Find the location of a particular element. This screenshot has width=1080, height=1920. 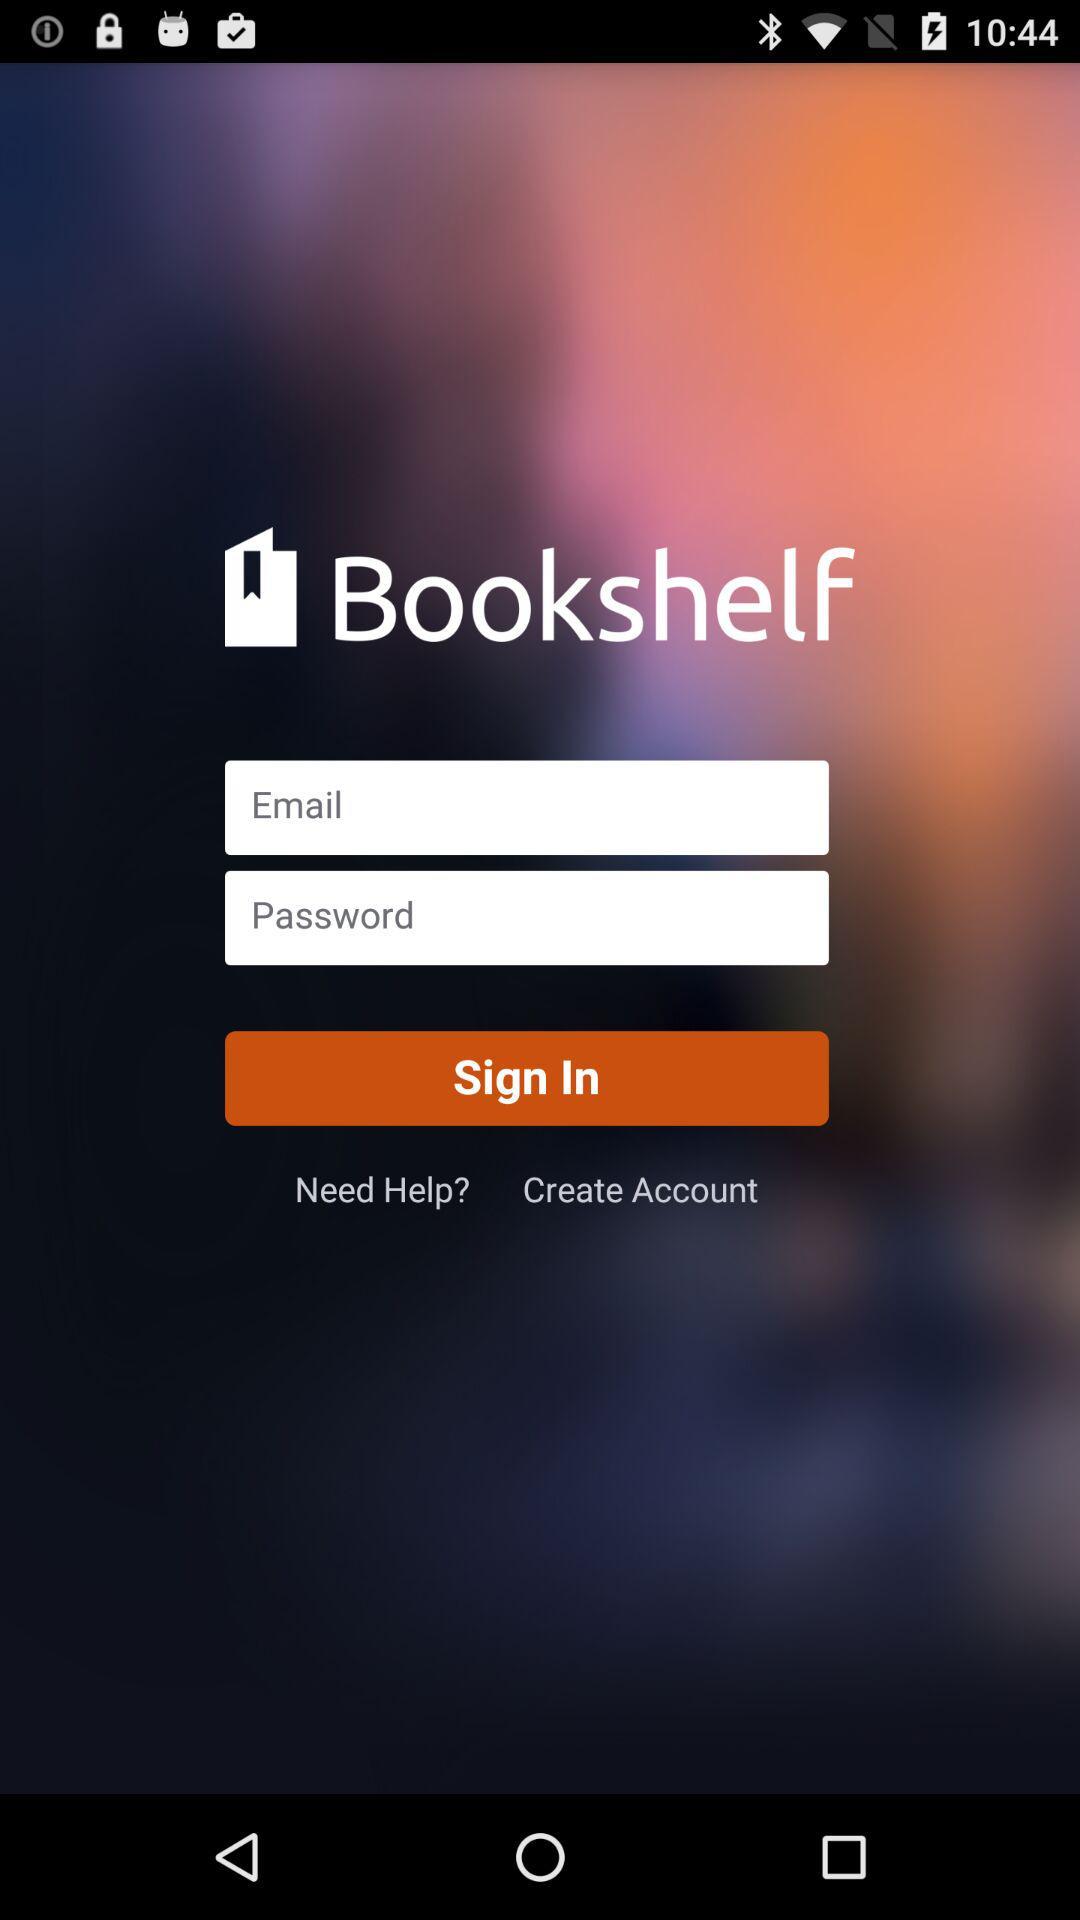

need help? icon is located at coordinates (407, 1188).